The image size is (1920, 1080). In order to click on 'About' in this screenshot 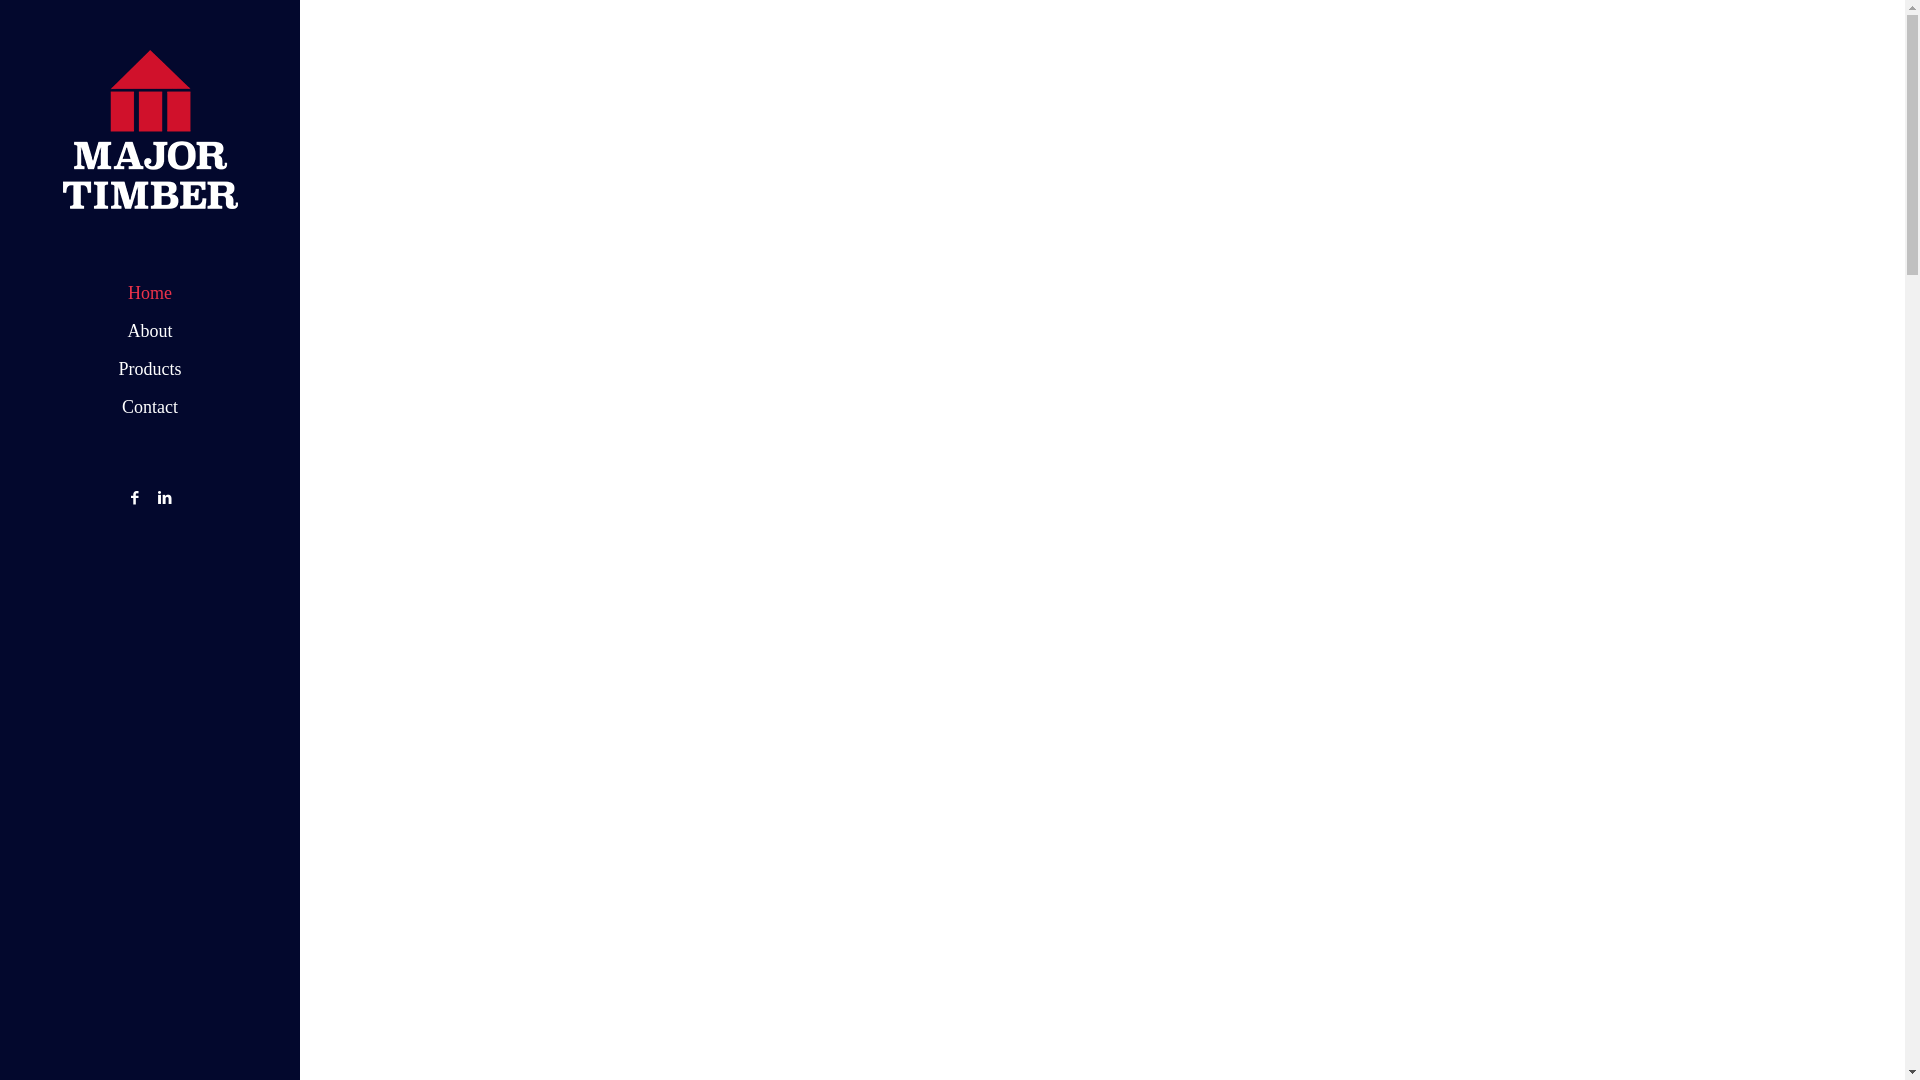, I will do `click(148, 330)`.